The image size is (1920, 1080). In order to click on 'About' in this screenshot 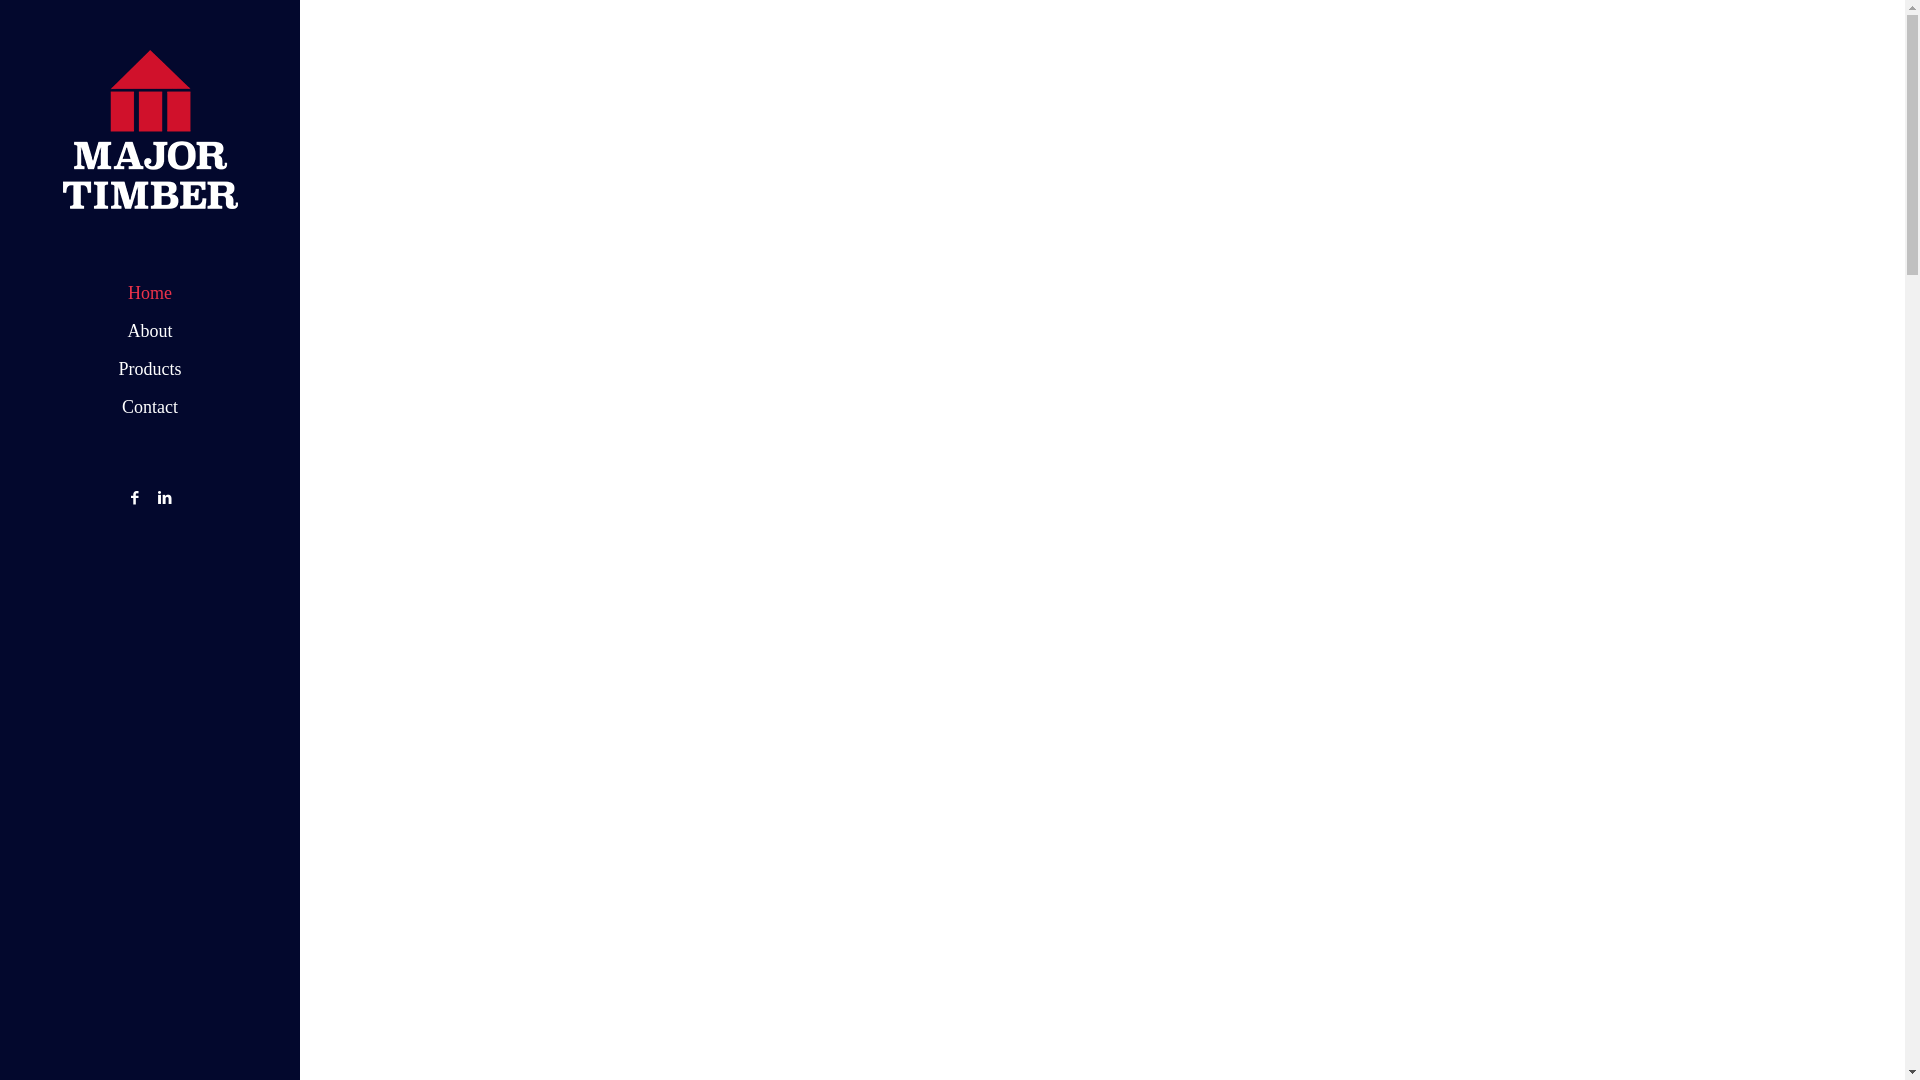, I will do `click(148, 330)`.